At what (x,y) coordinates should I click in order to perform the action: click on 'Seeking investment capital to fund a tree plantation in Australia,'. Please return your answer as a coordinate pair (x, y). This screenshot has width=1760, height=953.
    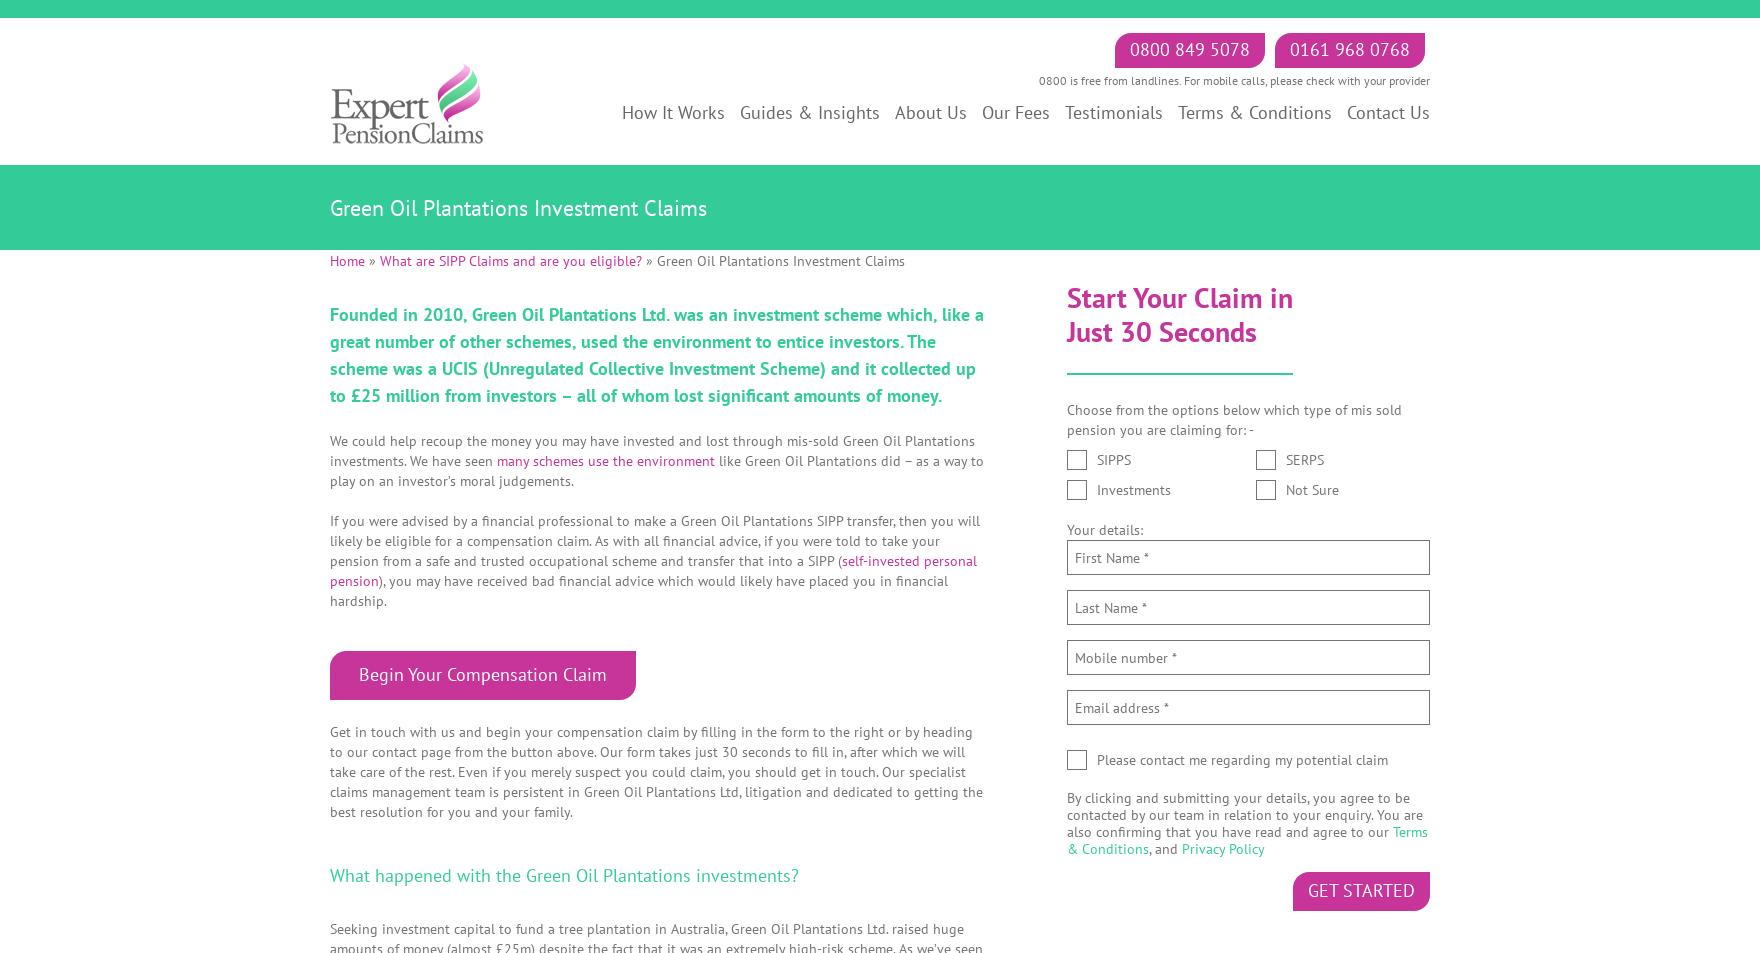
    Looking at the image, I should click on (530, 928).